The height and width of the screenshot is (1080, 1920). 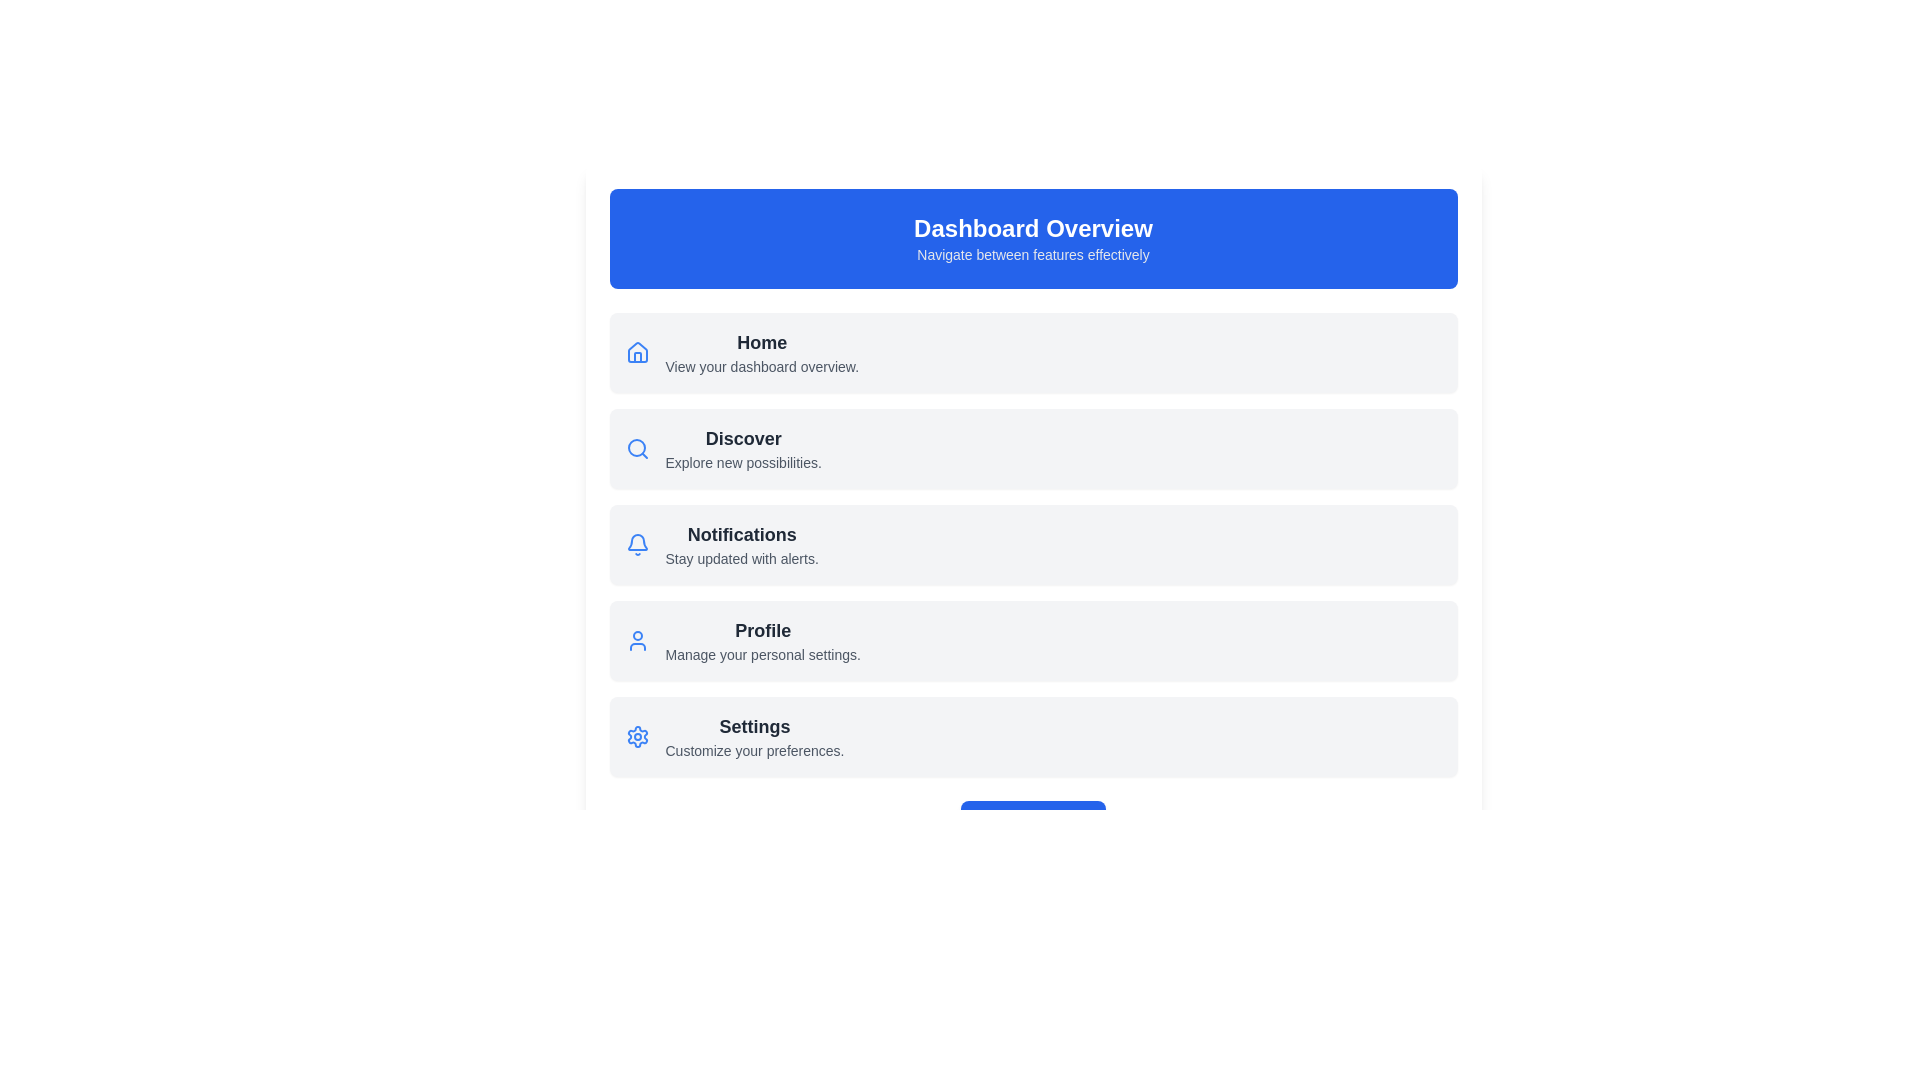 I want to click on the 'Settings' section heading, which serves as the title for the section and is located above the subheading 'Customize your preferences.', so click(x=753, y=726).